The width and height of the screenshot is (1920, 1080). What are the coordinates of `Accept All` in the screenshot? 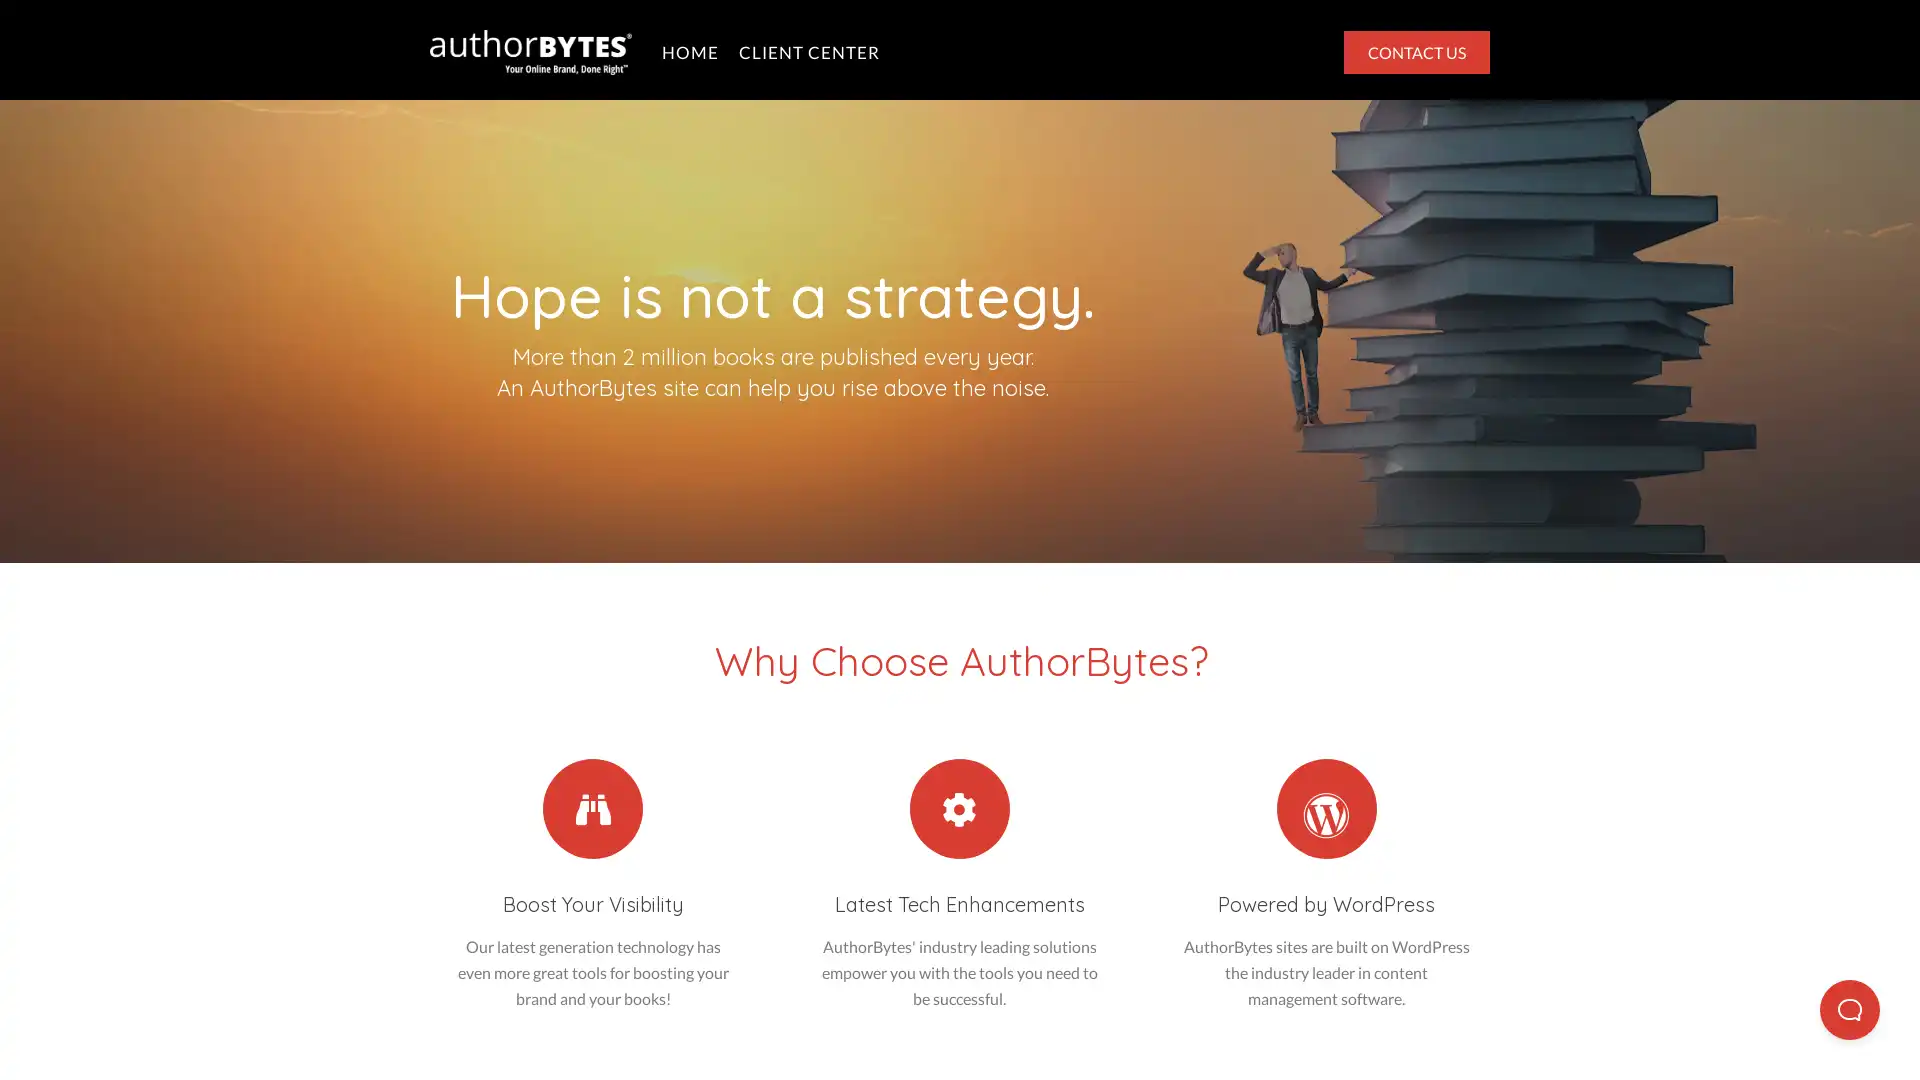 It's located at (1702, 1035).